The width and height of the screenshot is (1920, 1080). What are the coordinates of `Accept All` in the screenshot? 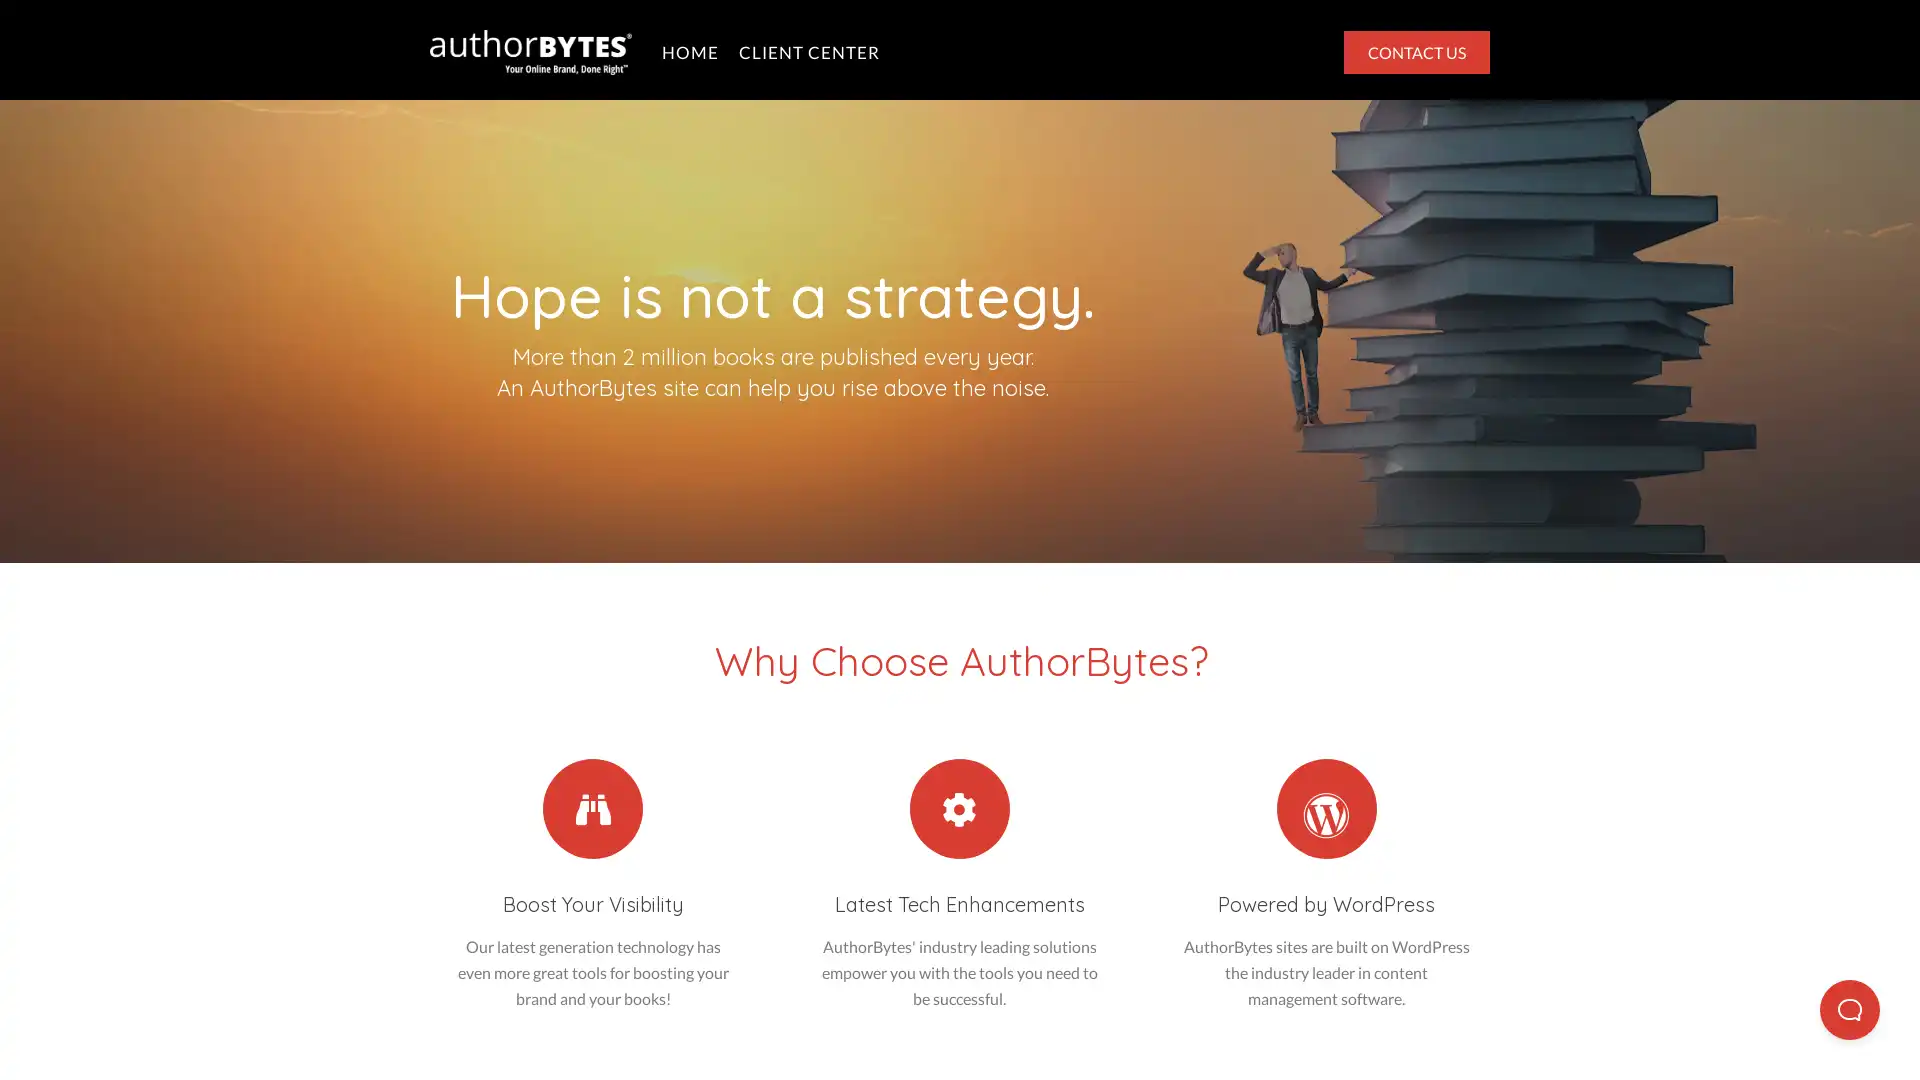 It's located at (1702, 1035).